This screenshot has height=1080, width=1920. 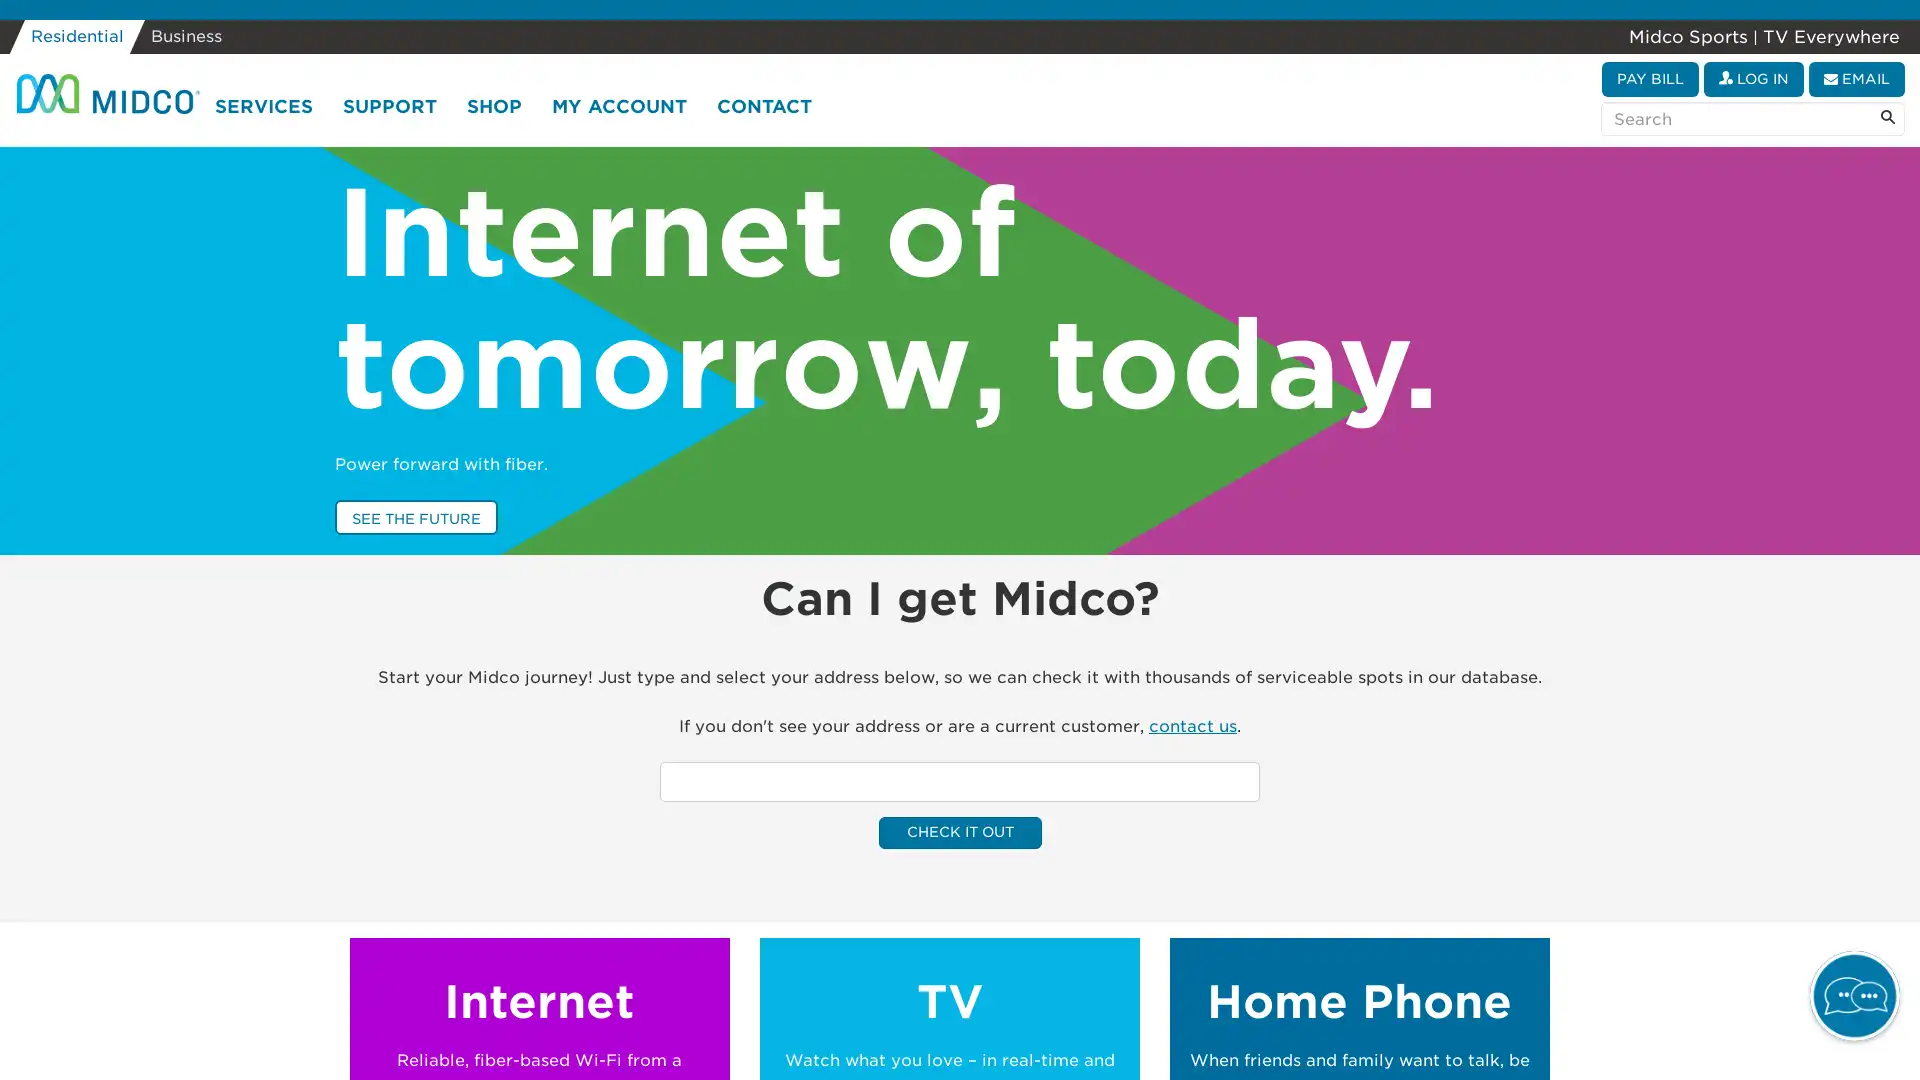 What do you see at coordinates (958, 832) in the screenshot?
I see `CHECK IT OUT` at bounding box center [958, 832].